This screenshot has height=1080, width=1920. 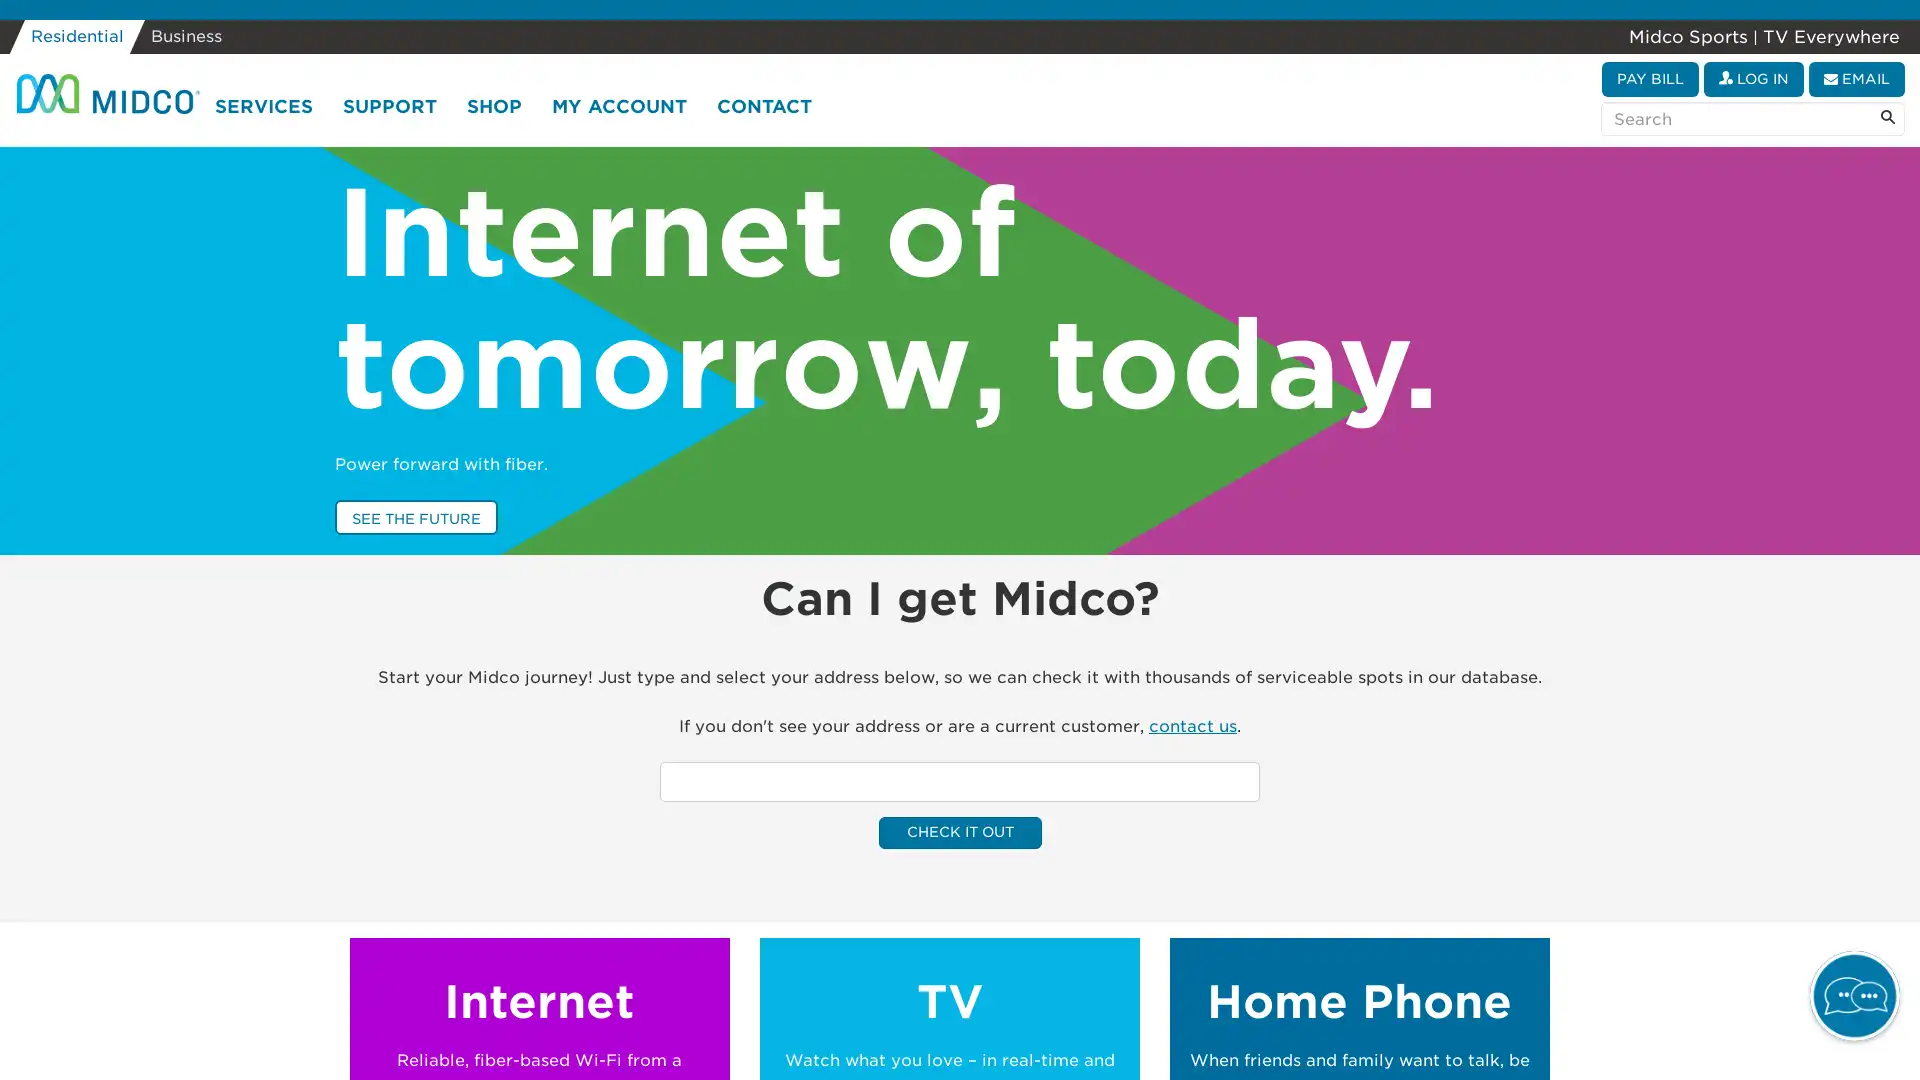 What do you see at coordinates (958, 832) in the screenshot?
I see `CHECK IT OUT` at bounding box center [958, 832].